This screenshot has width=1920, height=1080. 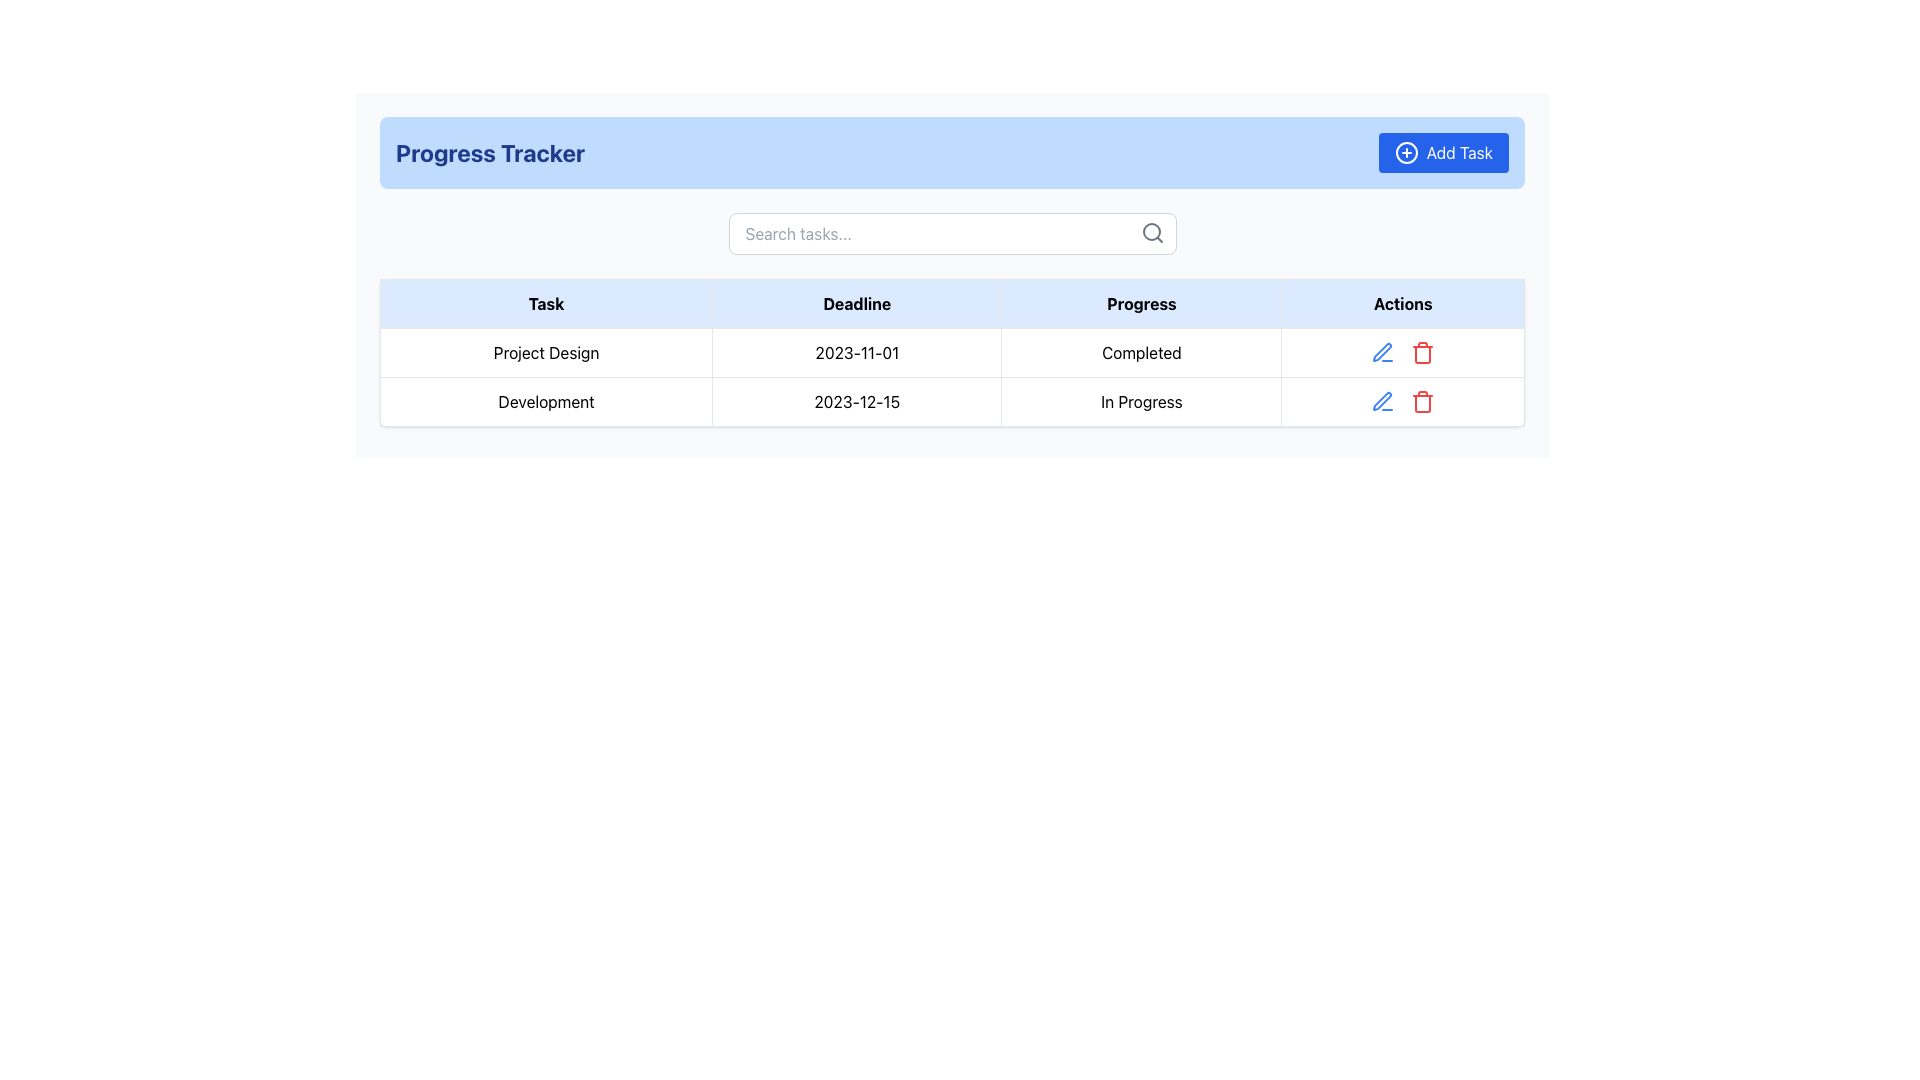 What do you see at coordinates (546, 352) in the screenshot?
I see `the task name cell in the project tracker table located in the first column of the first data row under the 'Task' header` at bounding box center [546, 352].